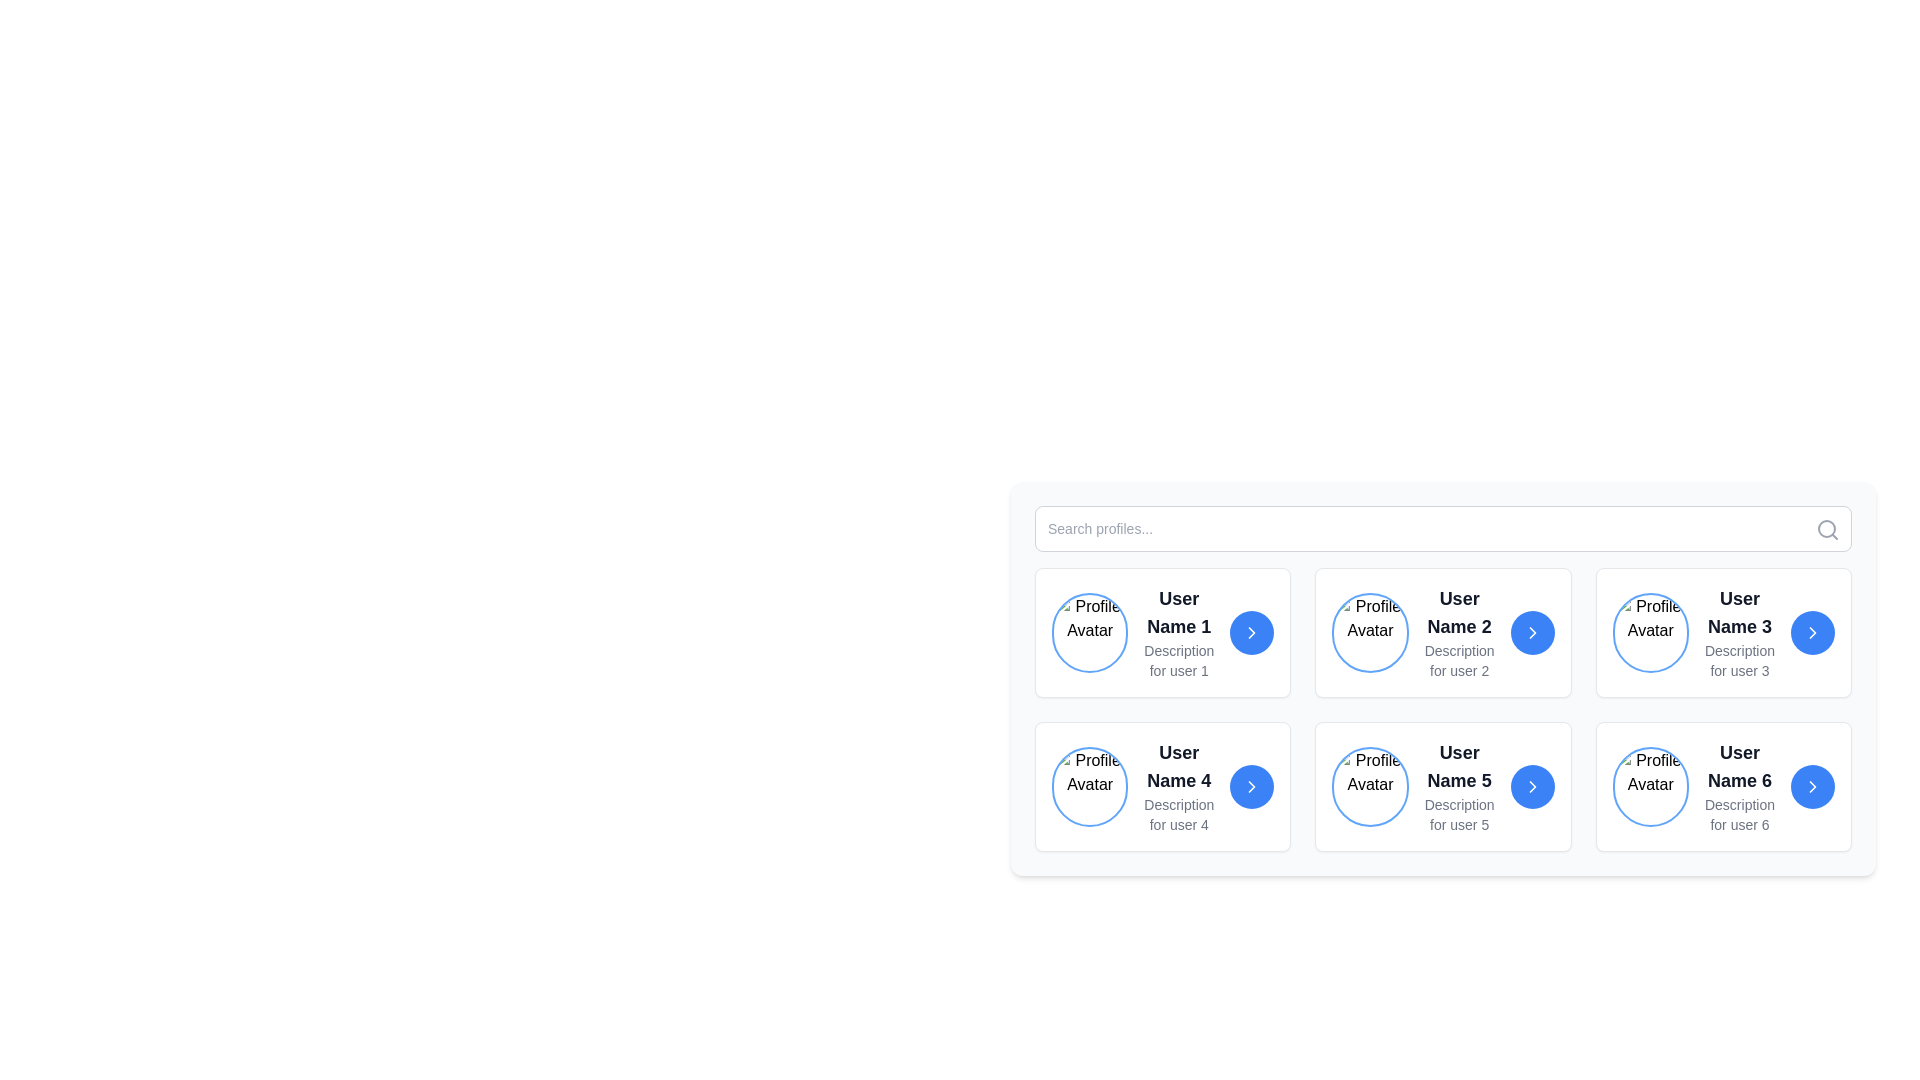 The width and height of the screenshot is (1920, 1080). What do you see at coordinates (1813, 785) in the screenshot?
I see `the chevron icon located within the circular button at the bottom-right corner of the user card for 'User Name 6'` at bounding box center [1813, 785].